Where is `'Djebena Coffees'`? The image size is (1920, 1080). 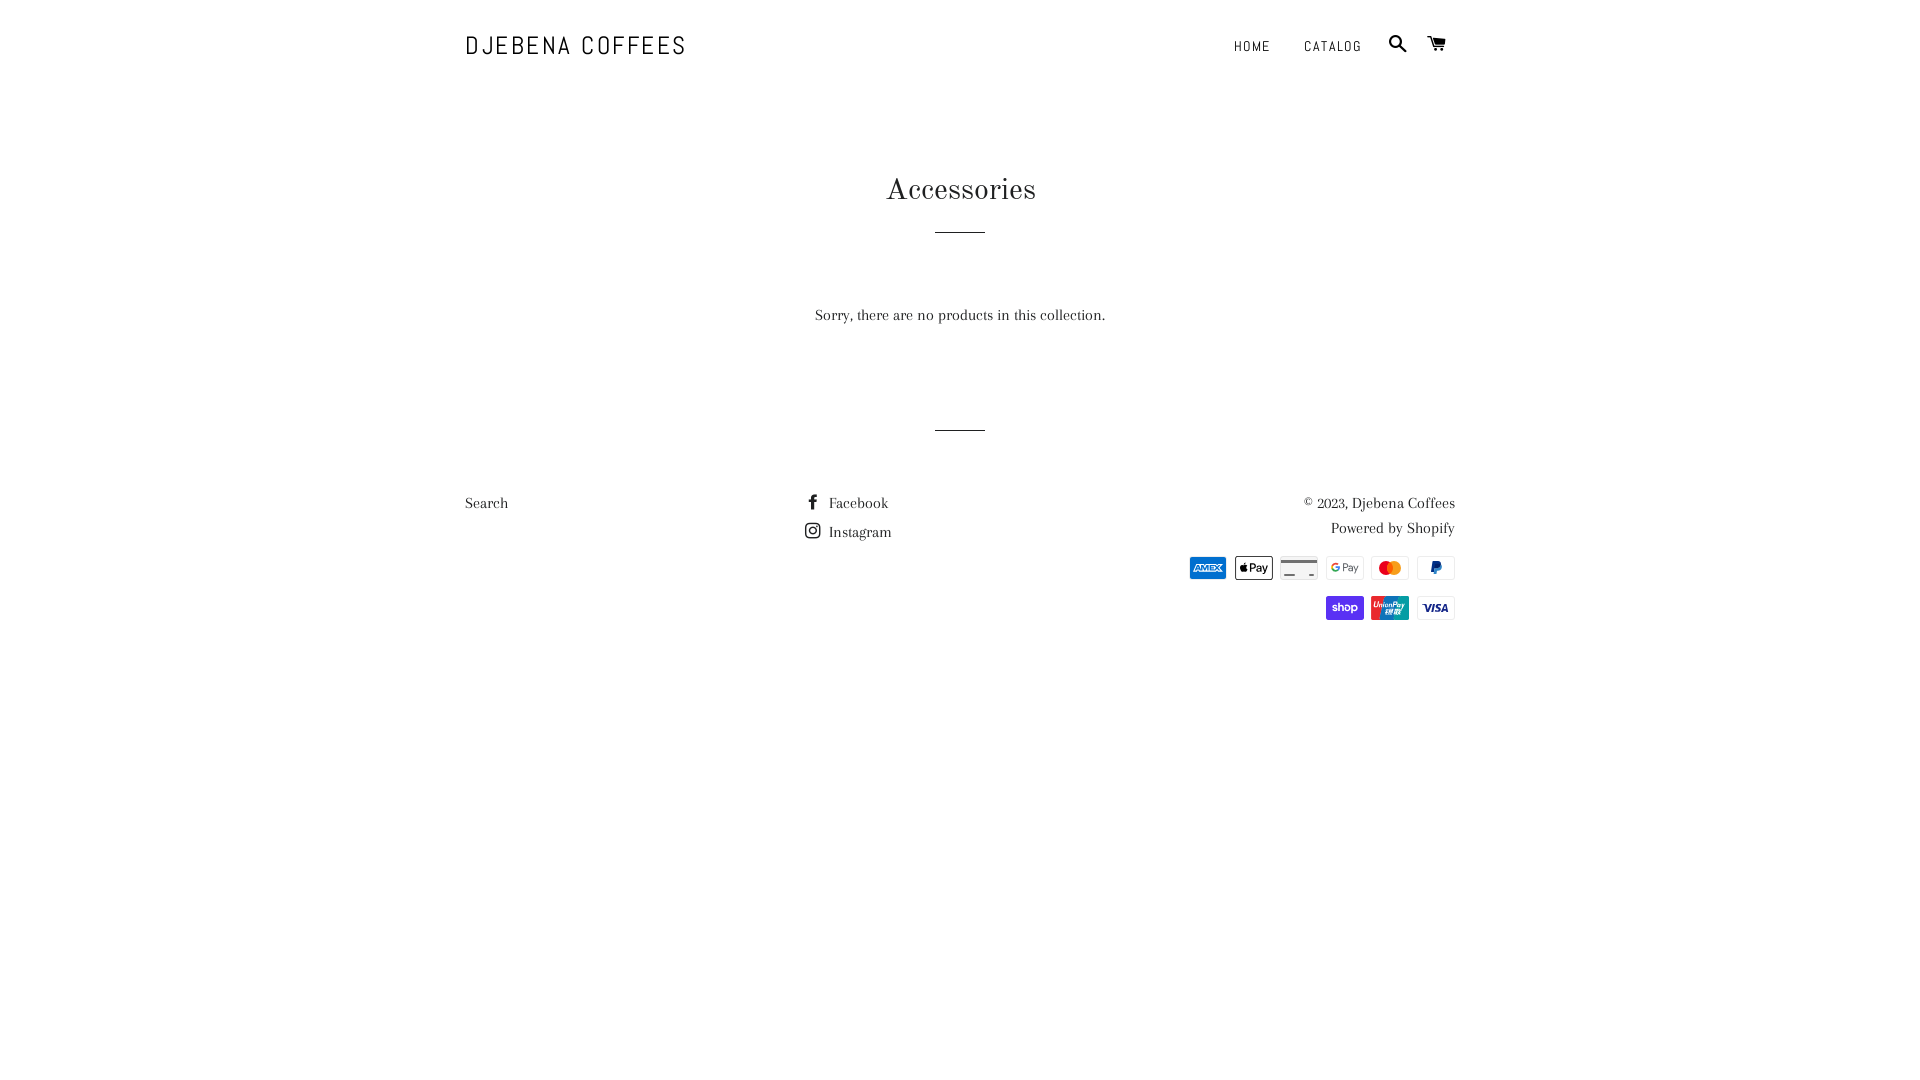
'Djebena Coffees' is located at coordinates (1402, 501).